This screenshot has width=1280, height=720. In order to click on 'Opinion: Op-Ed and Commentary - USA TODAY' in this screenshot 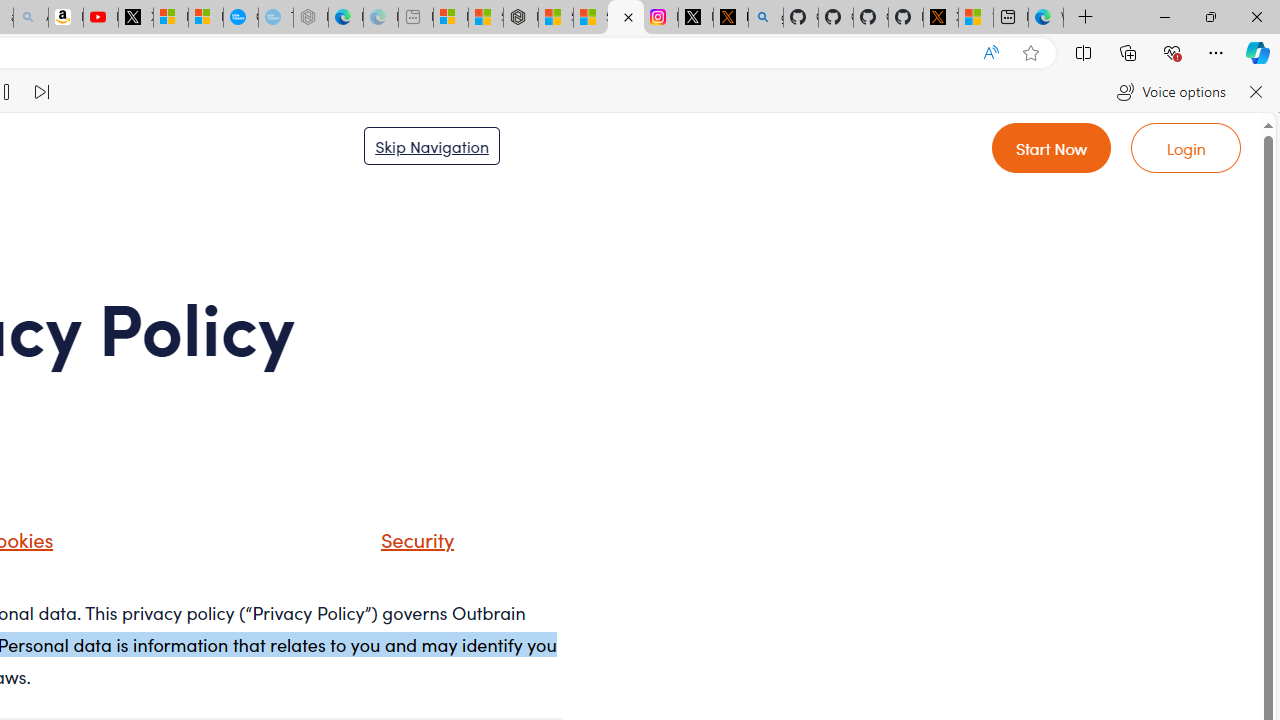, I will do `click(240, 17)`.